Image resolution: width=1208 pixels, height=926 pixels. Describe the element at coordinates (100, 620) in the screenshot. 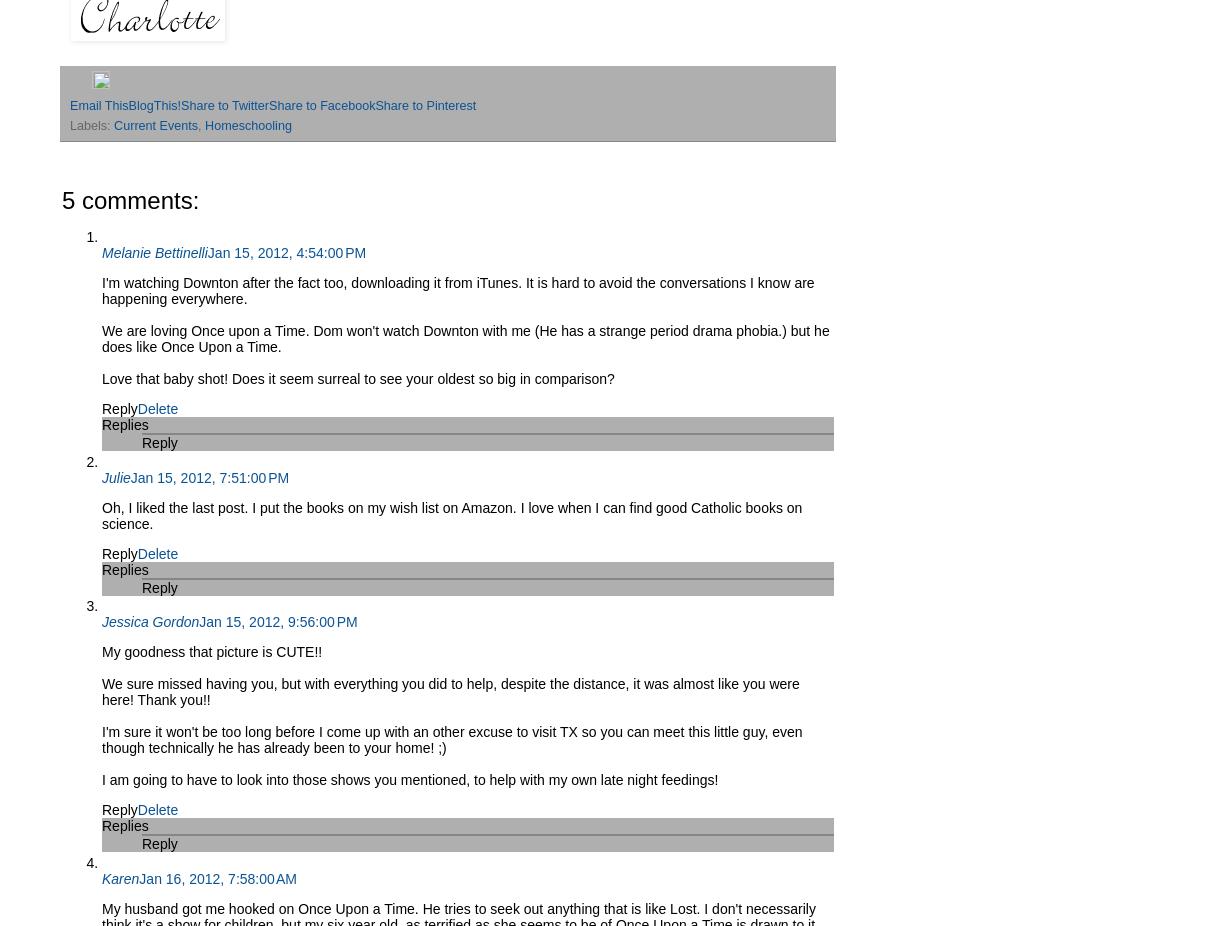

I see `'Jessica Gordon'` at that location.